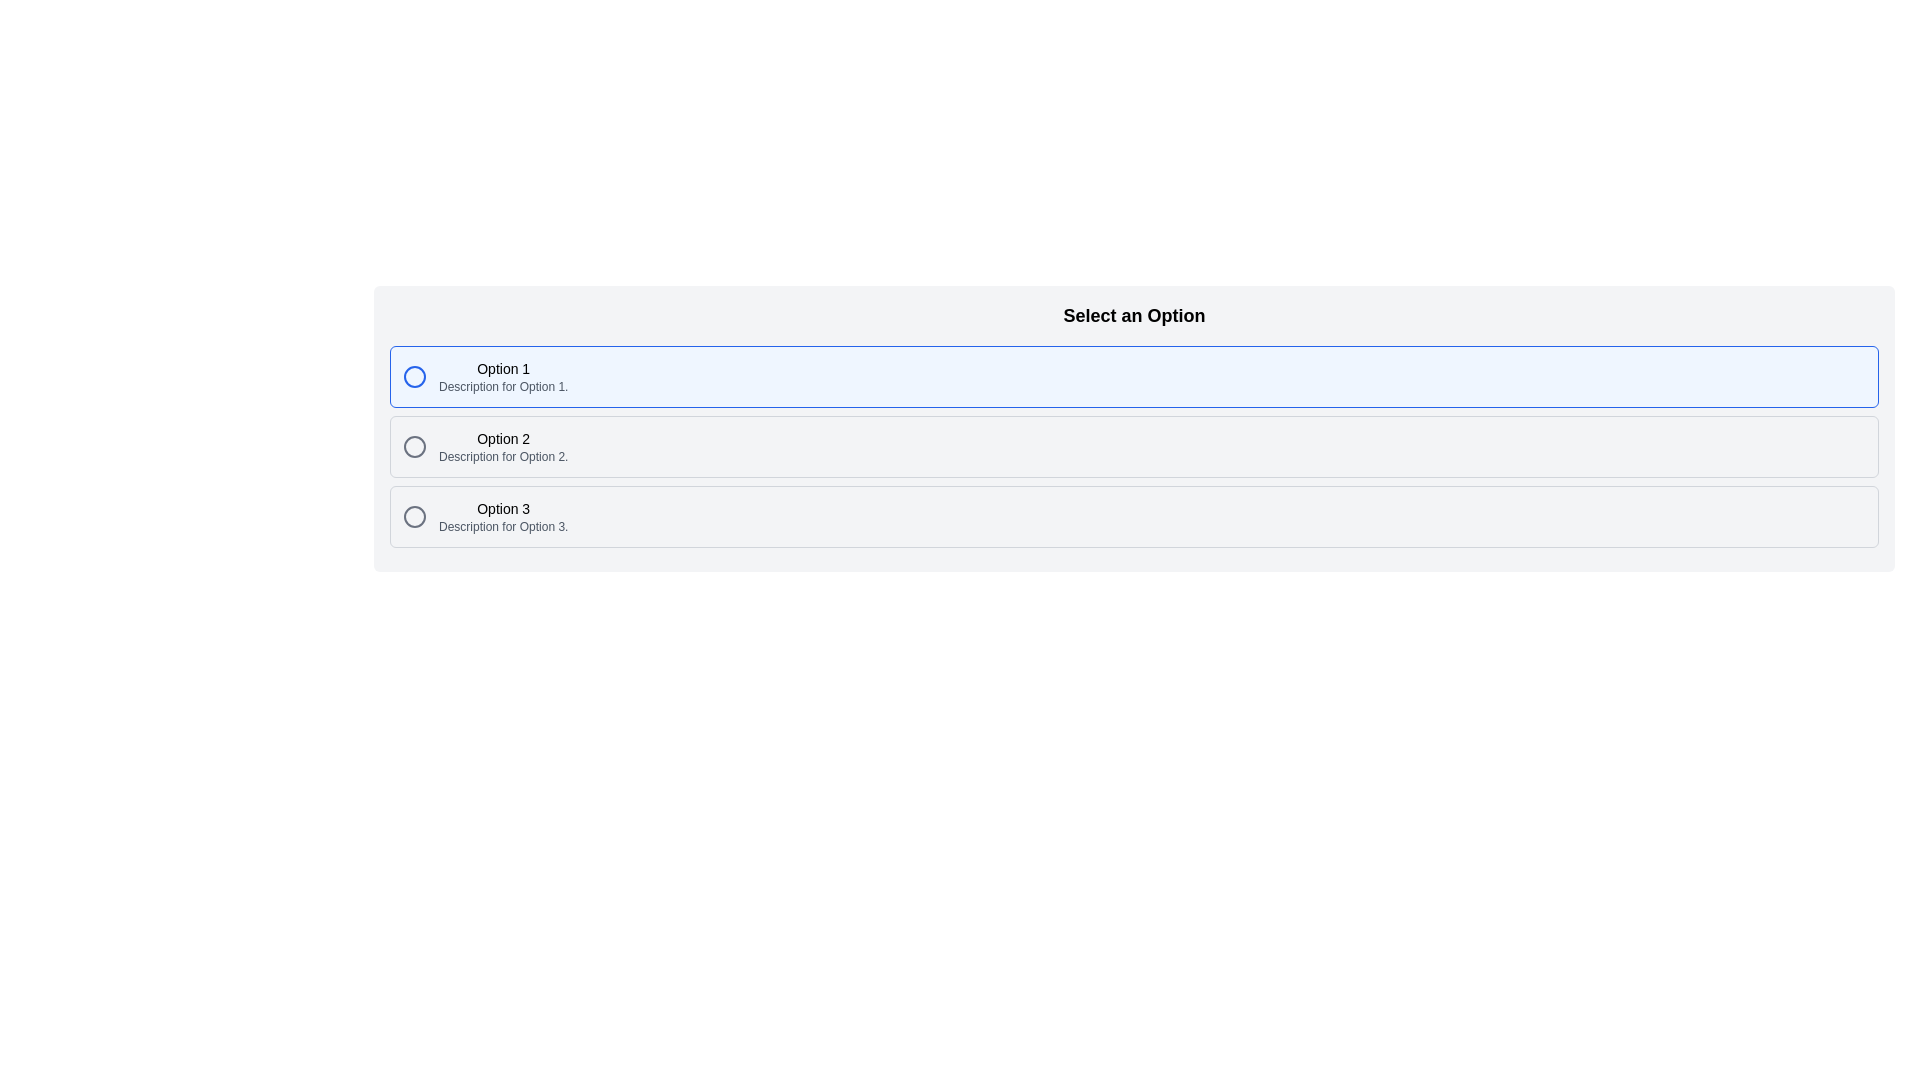 This screenshot has height=1080, width=1920. What do you see at coordinates (413, 377) in the screenshot?
I see `the circular icon with a blue border located to the left of 'Option 1' in the selectable list` at bounding box center [413, 377].